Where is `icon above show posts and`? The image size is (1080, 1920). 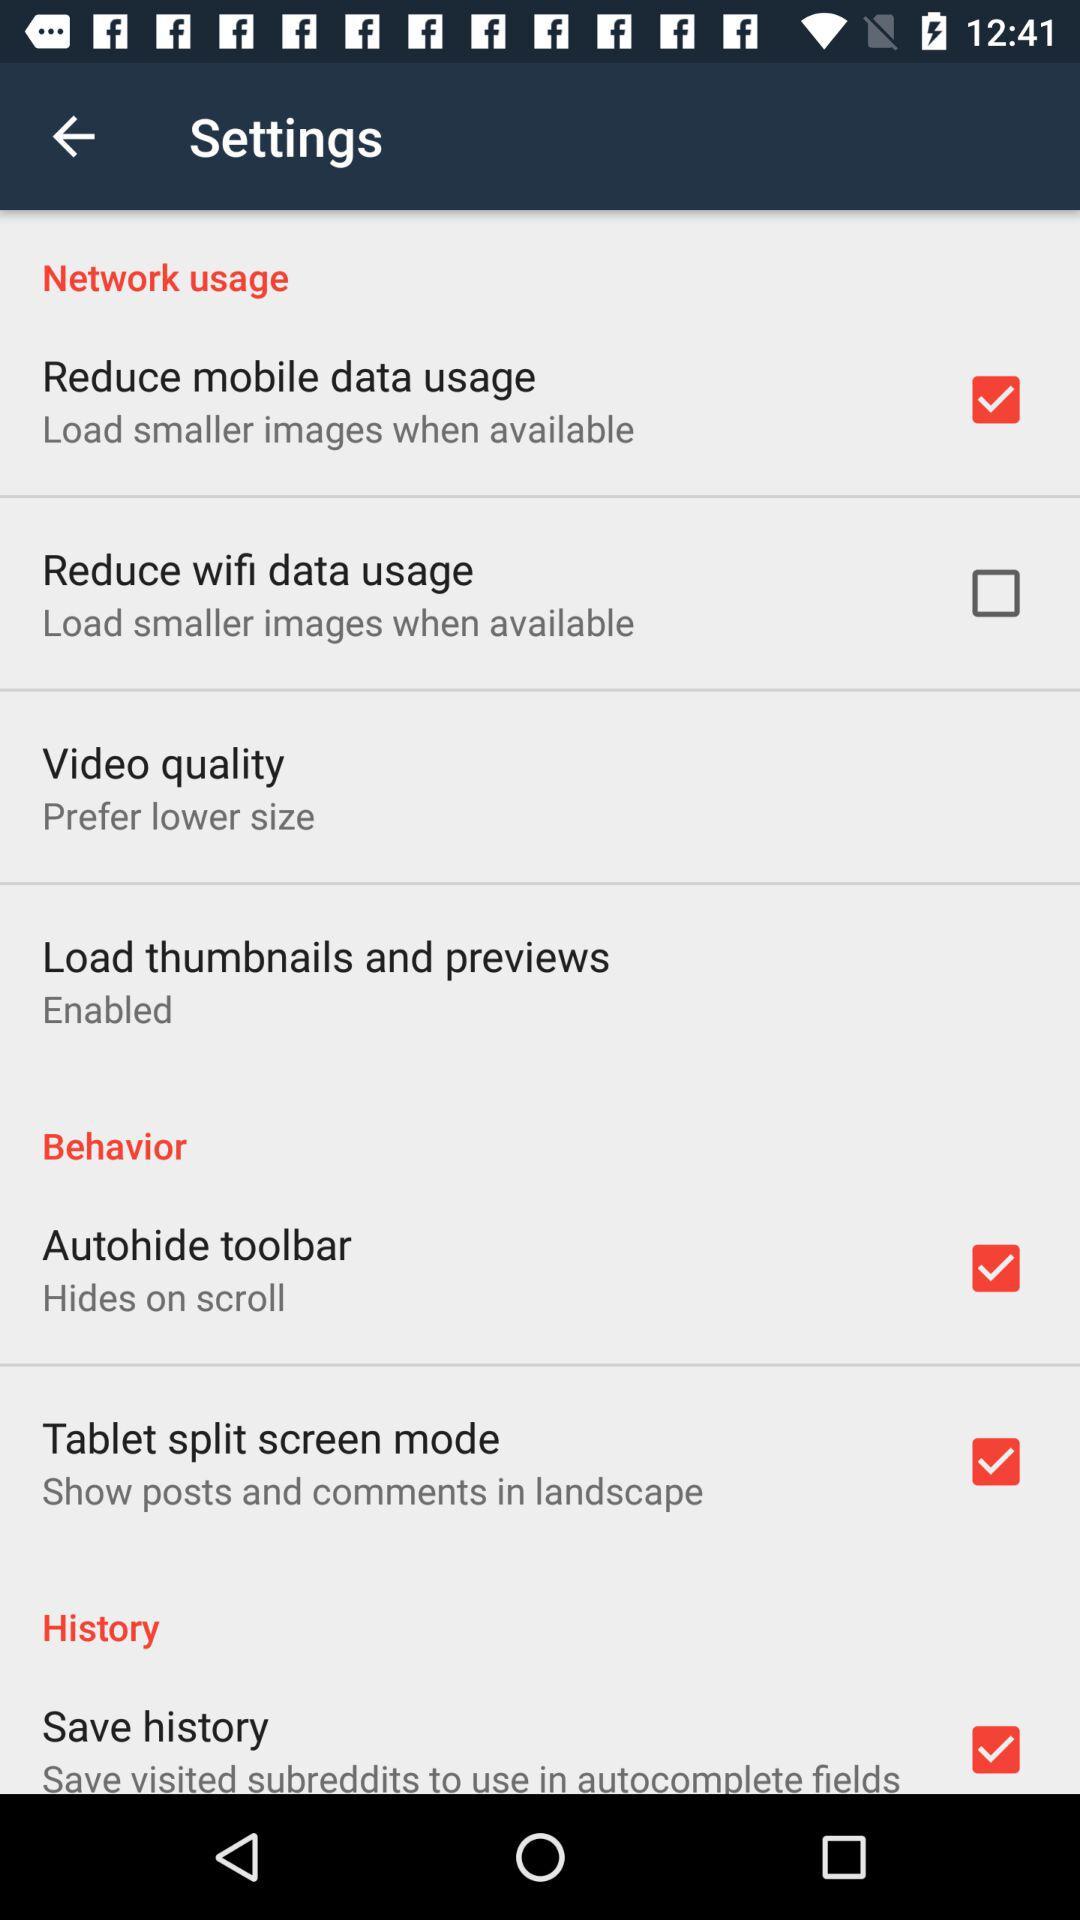
icon above show posts and is located at coordinates (271, 1435).